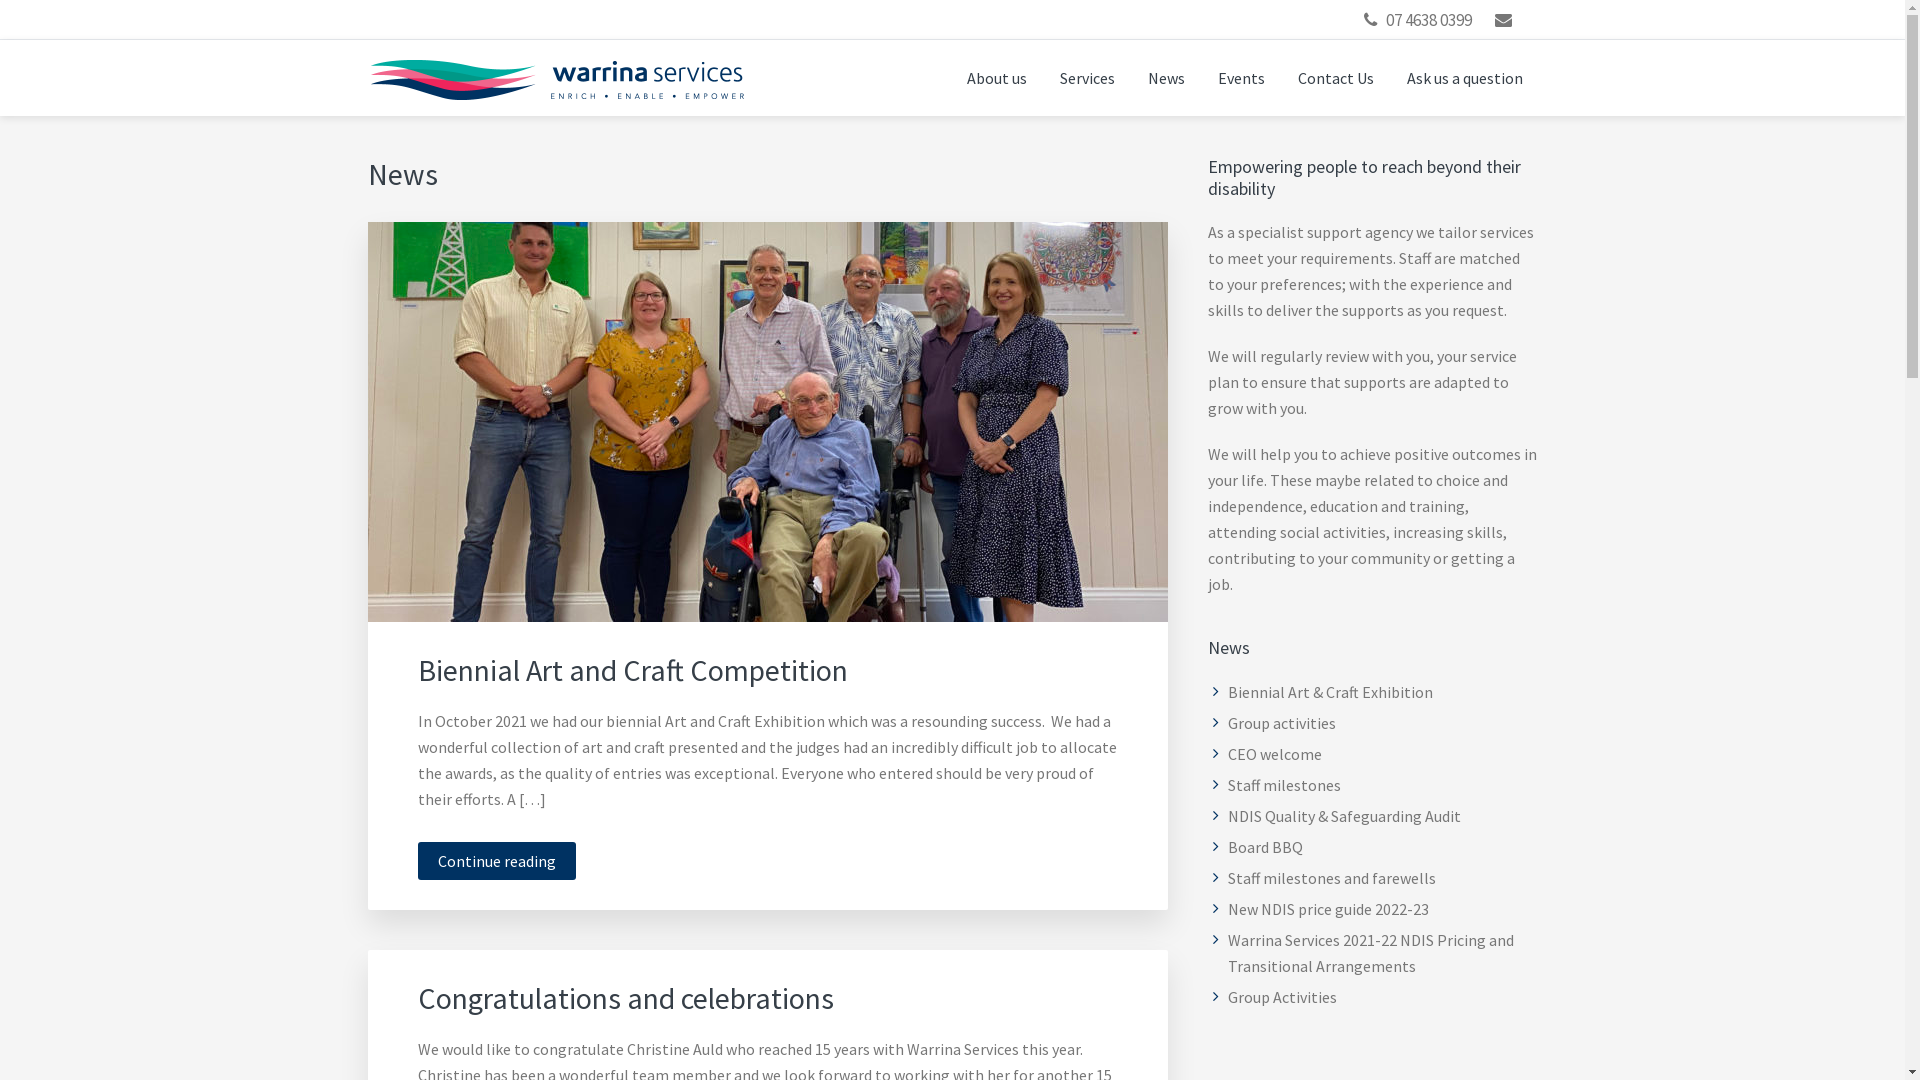 The image size is (1920, 1080). I want to click on 'NDIS Quality & Safeguarding Audit', so click(1344, 816).